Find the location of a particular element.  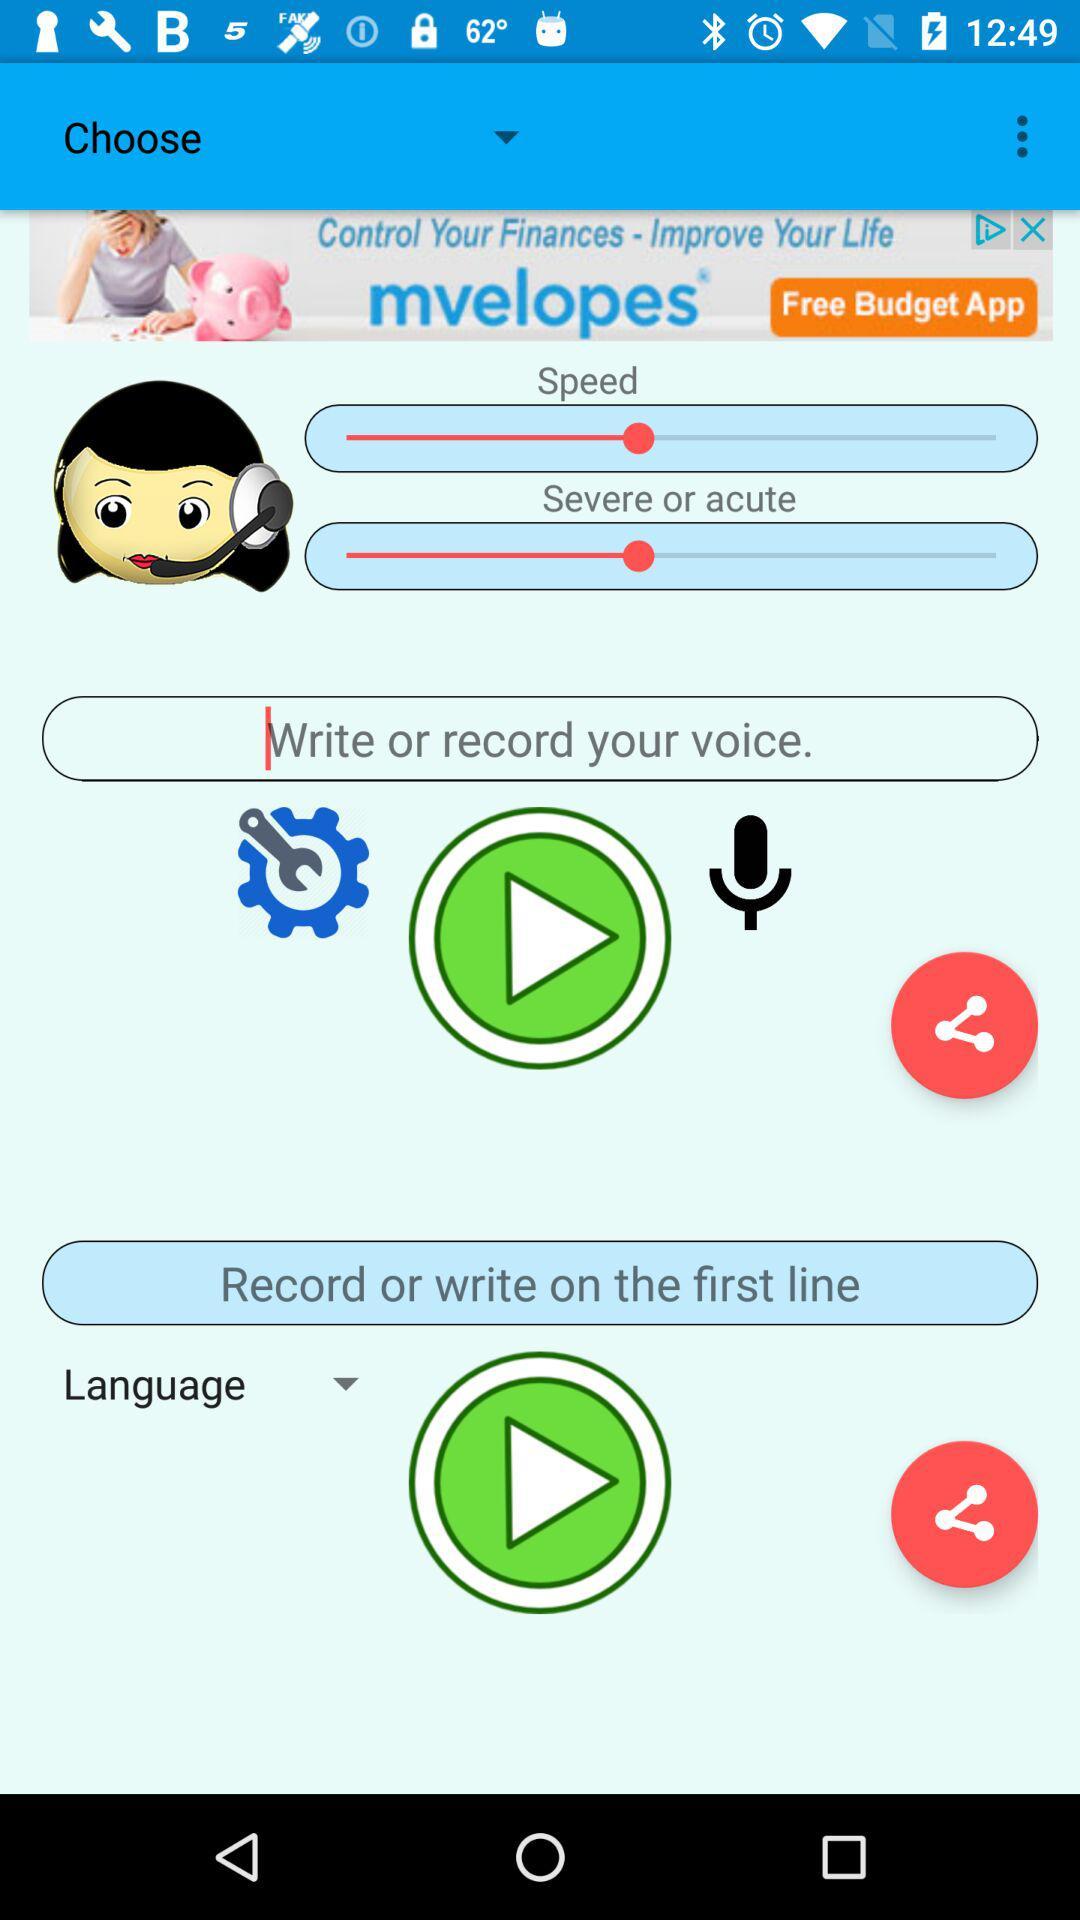

the share icon is located at coordinates (963, 1025).